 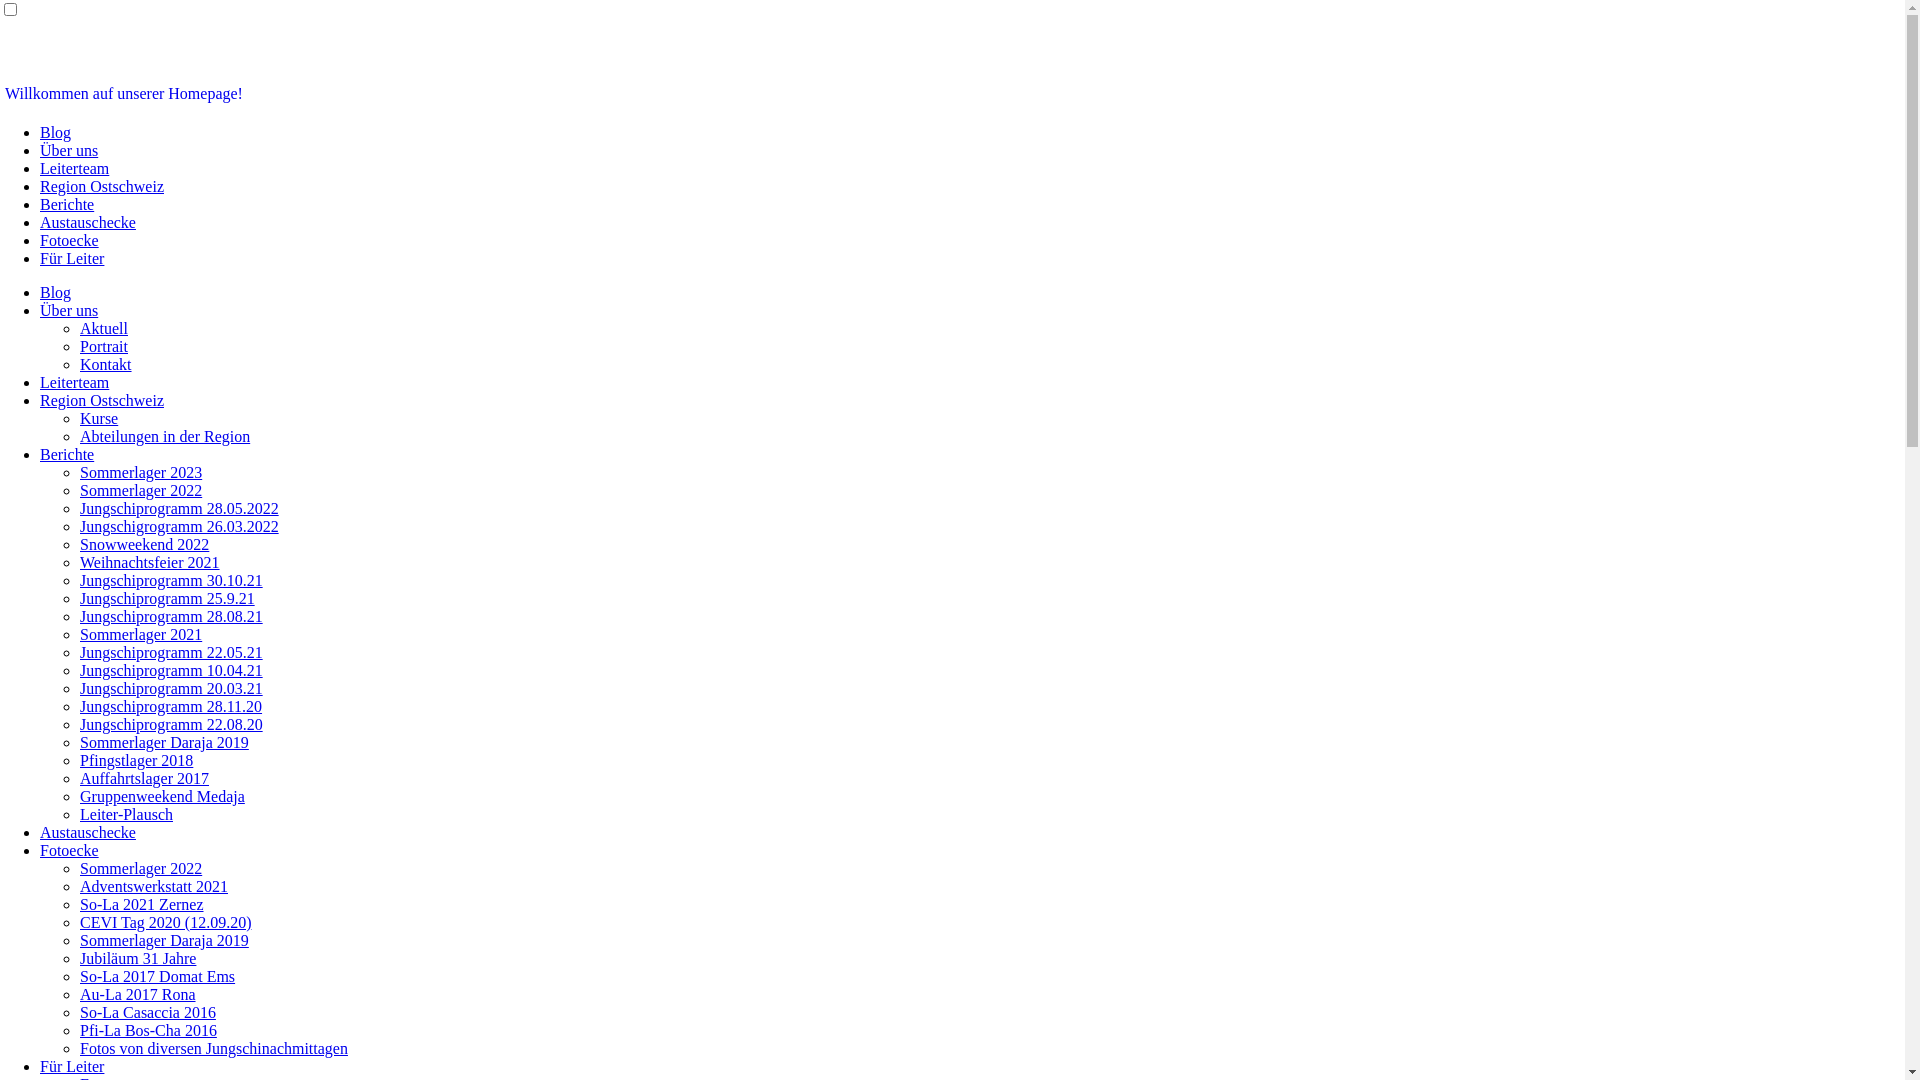 I want to click on 'So-La 2017 Domat Ems', so click(x=80, y=975).